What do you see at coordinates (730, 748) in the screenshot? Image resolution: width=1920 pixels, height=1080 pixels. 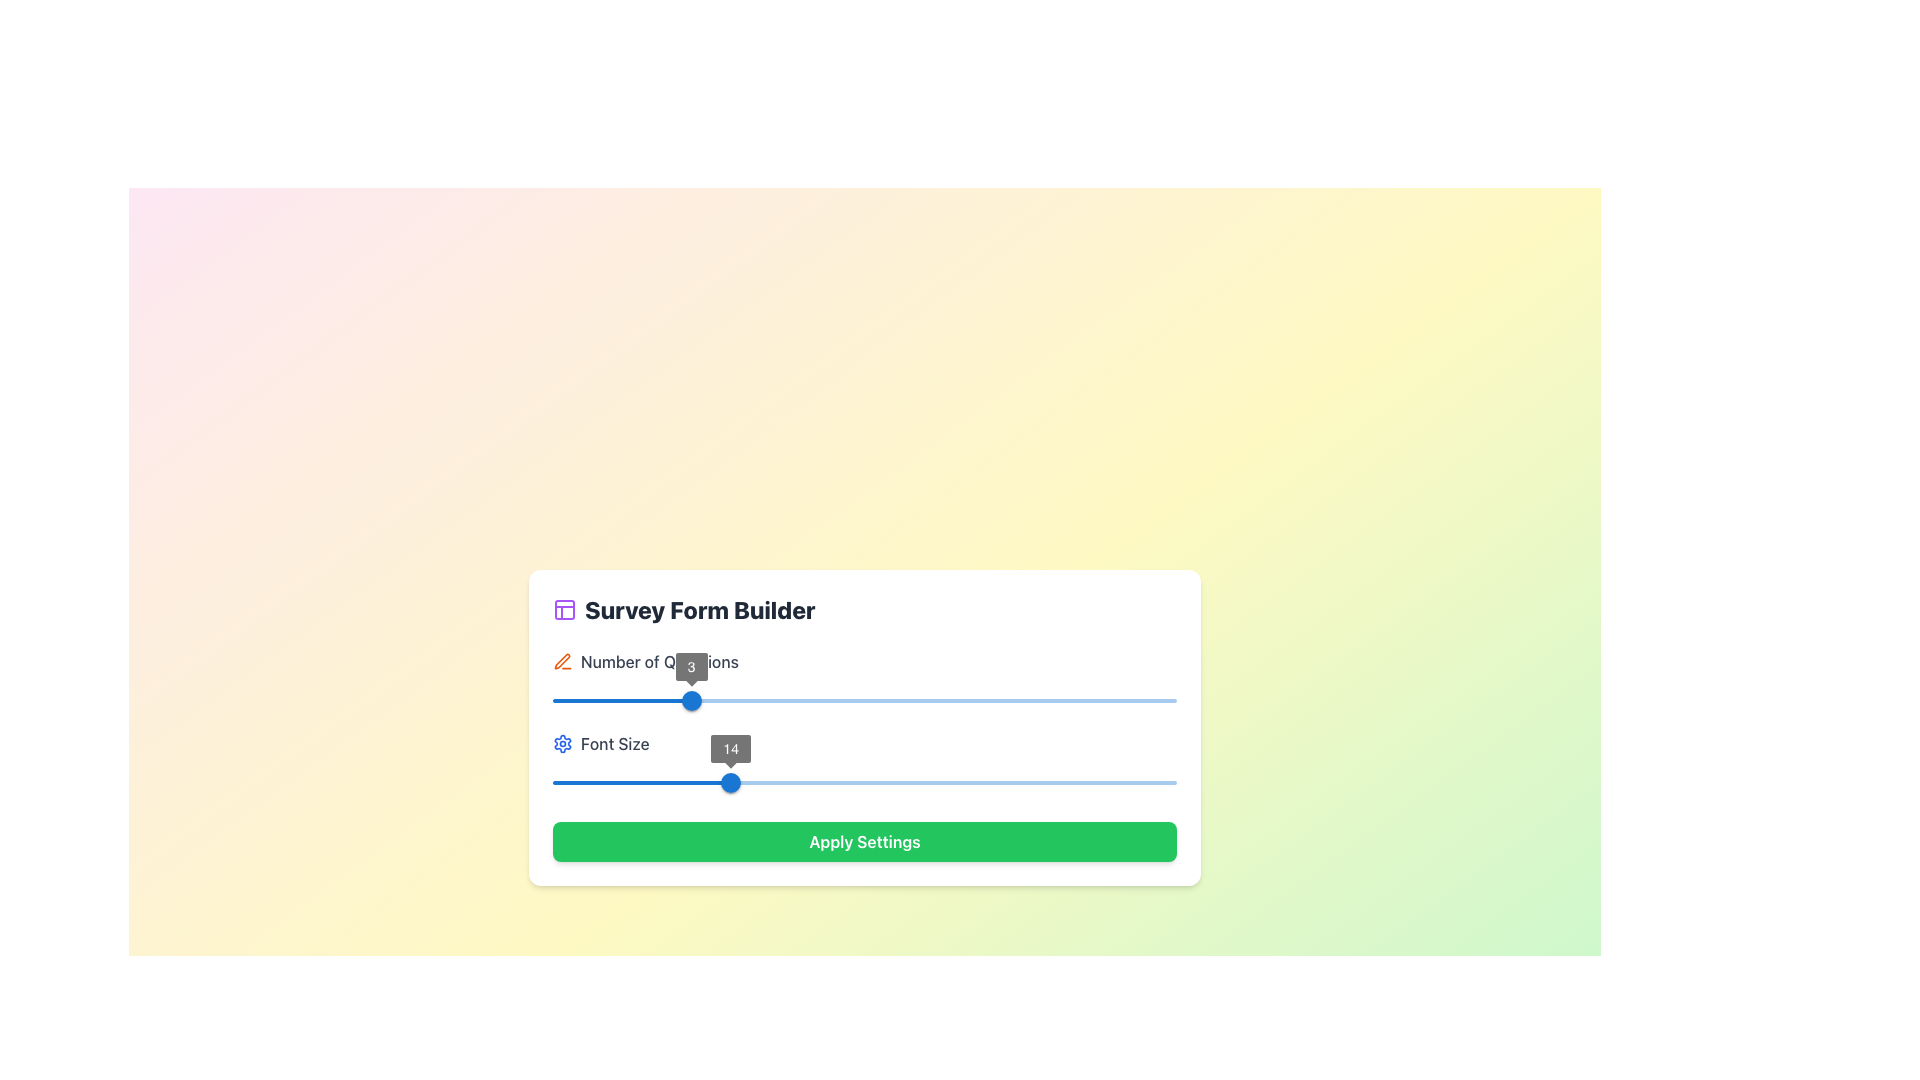 I see `the displayed value '14' on the tooltip label positioned above the slider thumb of the 'Font Size' slider` at bounding box center [730, 748].